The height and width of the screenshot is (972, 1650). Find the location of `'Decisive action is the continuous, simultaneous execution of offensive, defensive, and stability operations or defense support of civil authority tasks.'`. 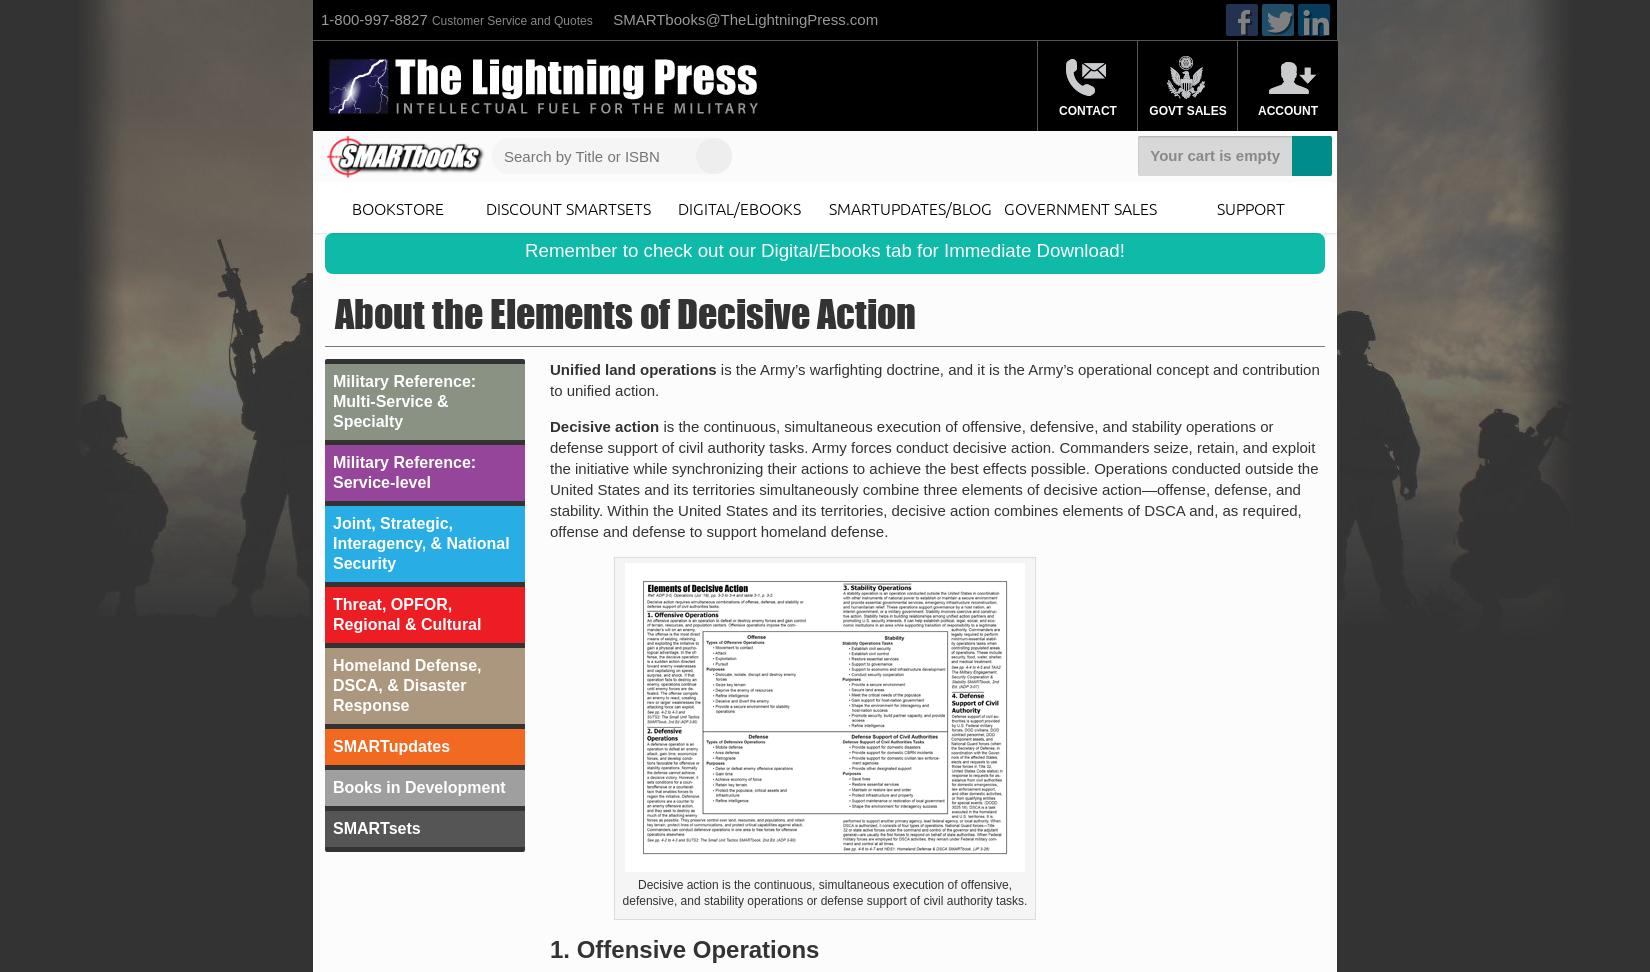

'Decisive action is the continuous, simultaneous execution of offensive, defensive, and stability operations or defense support of civil authority tasks.' is located at coordinates (823, 892).